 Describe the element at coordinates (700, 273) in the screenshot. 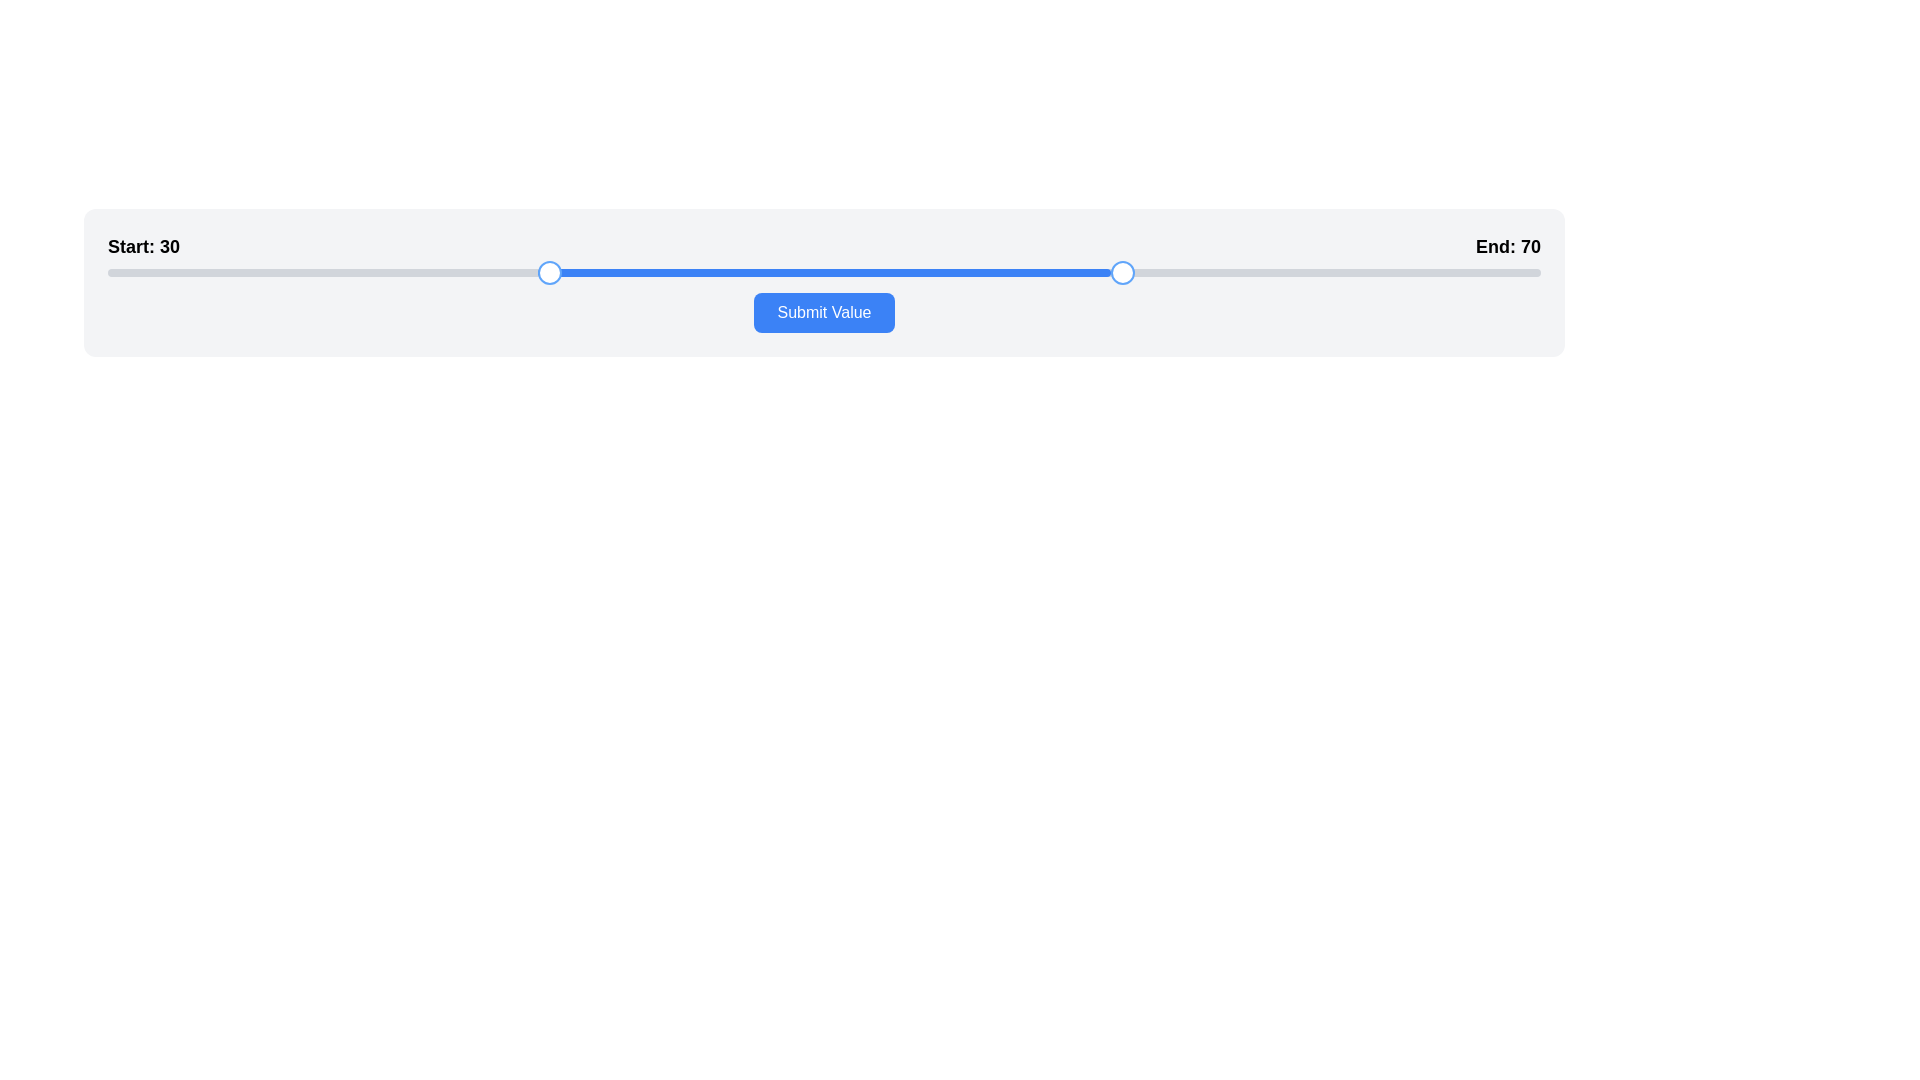

I see `slider position` at that location.